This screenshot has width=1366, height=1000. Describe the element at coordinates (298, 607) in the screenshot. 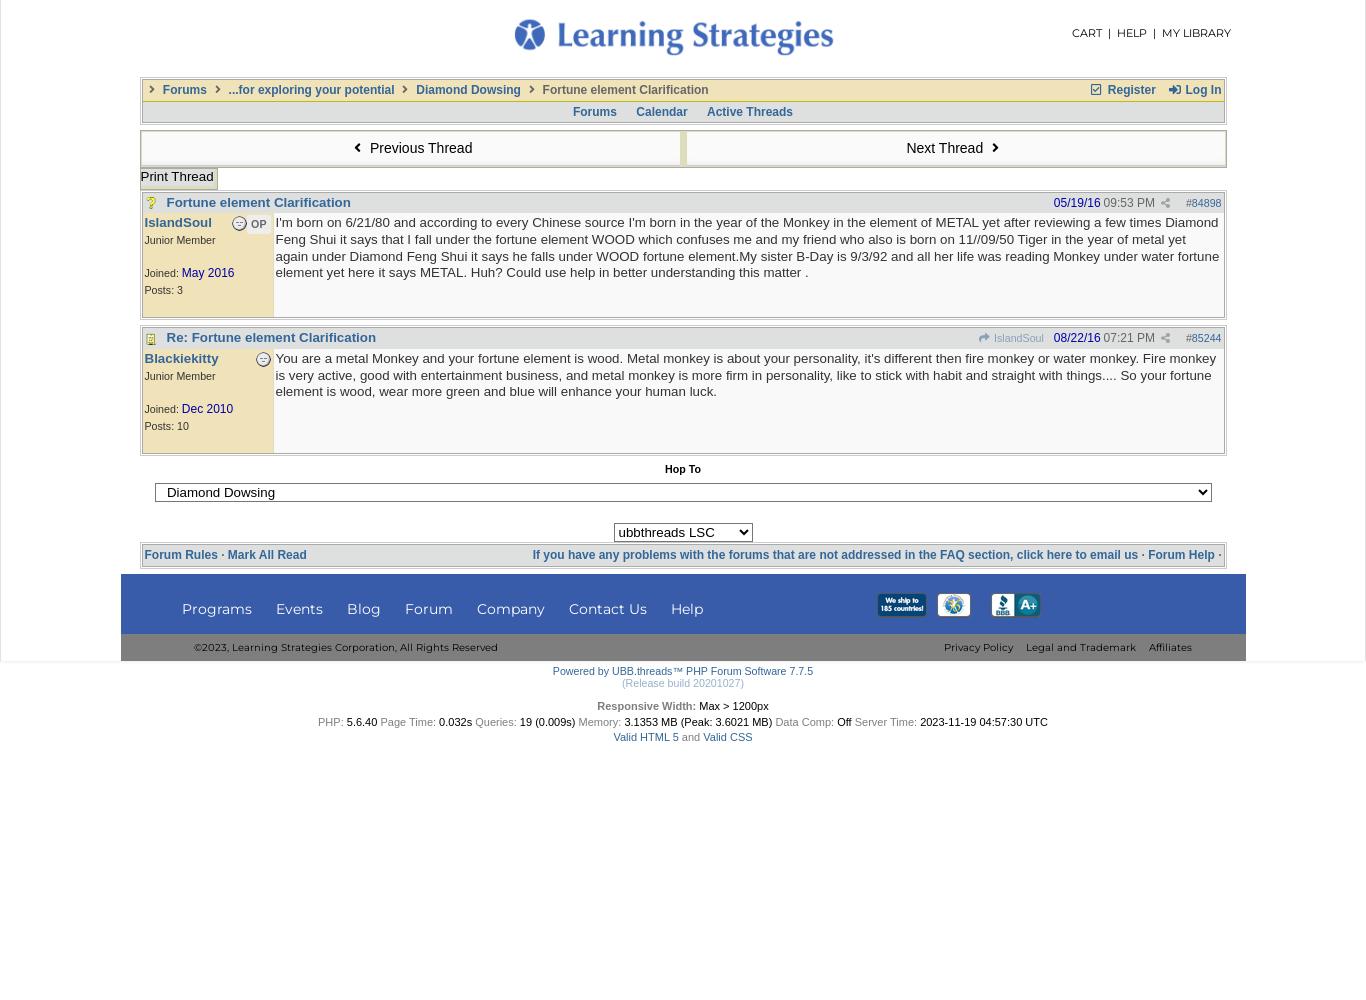

I see `'Events'` at that location.